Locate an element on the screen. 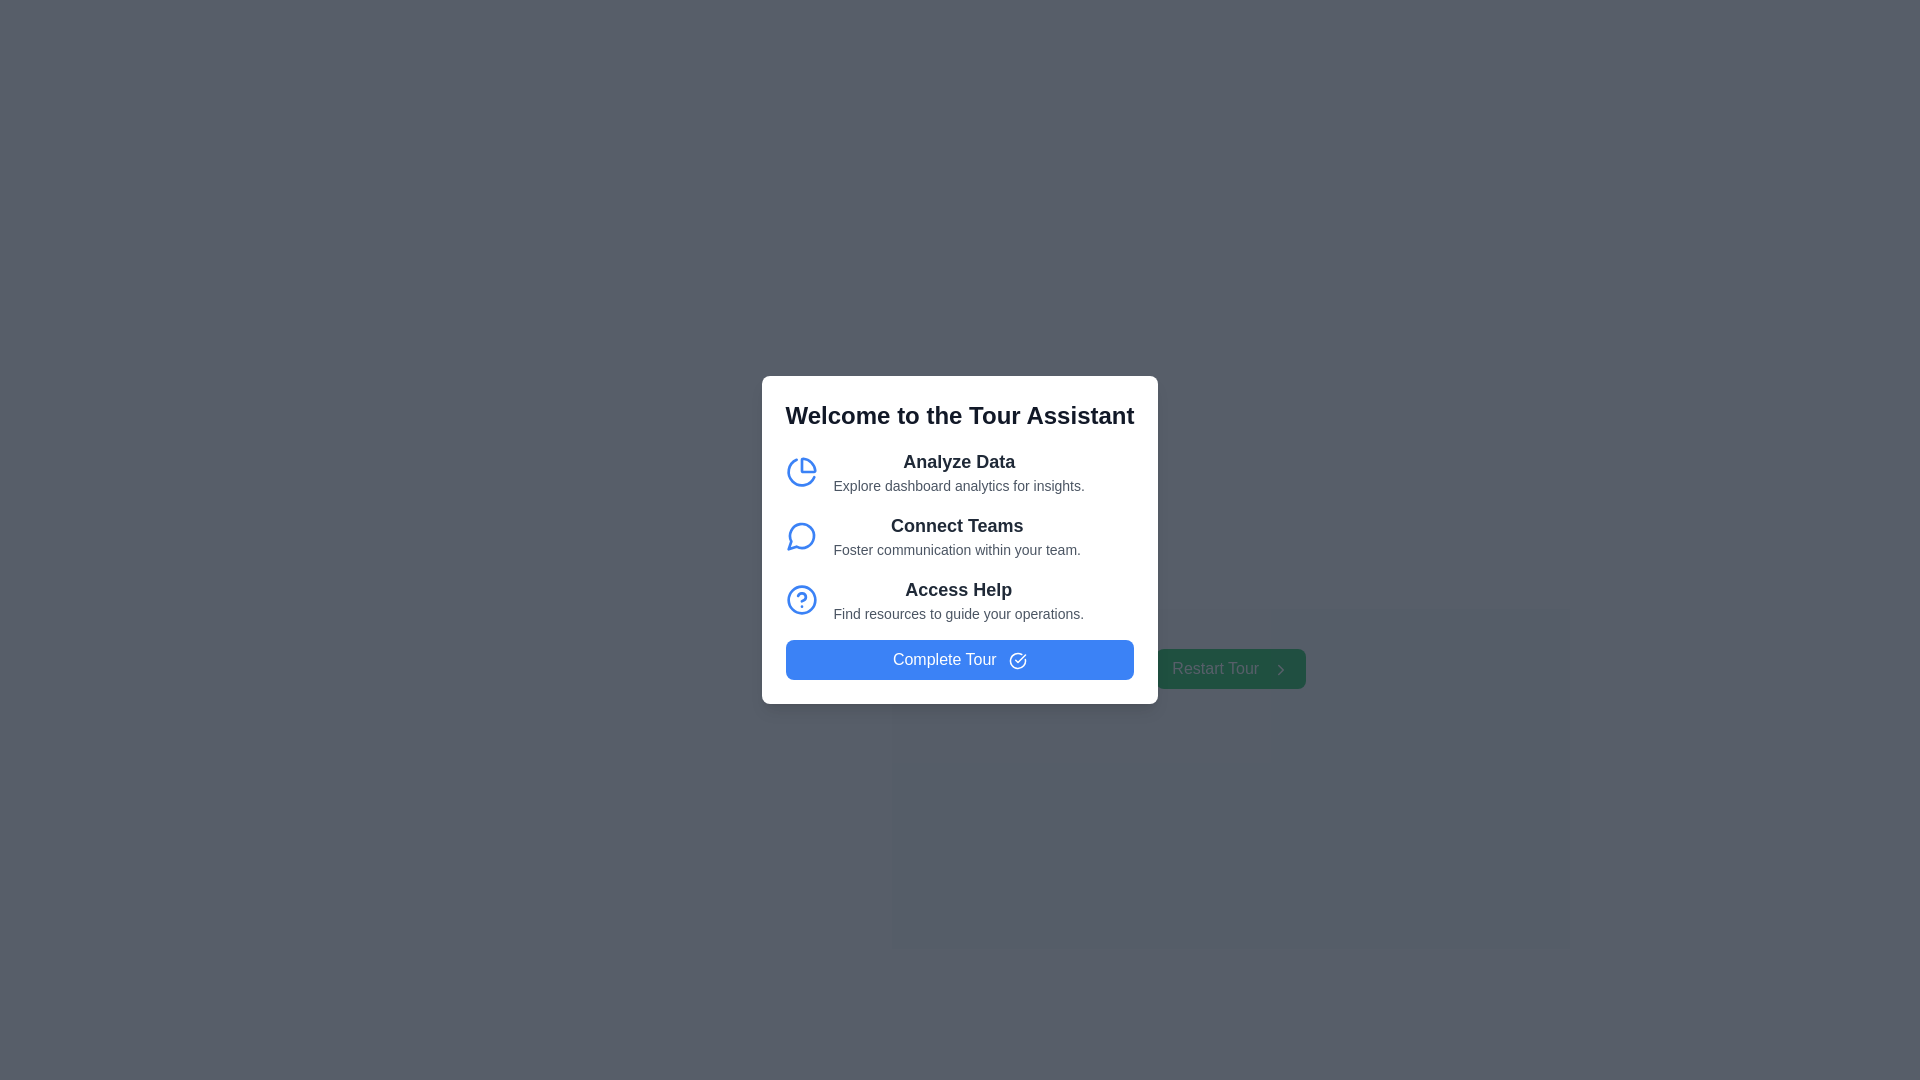  the 'Connect Teams' informational text section which includes a heading and a description, located below the 'Analyze Data' section and above the 'Access Help' section is located at coordinates (960, 540).